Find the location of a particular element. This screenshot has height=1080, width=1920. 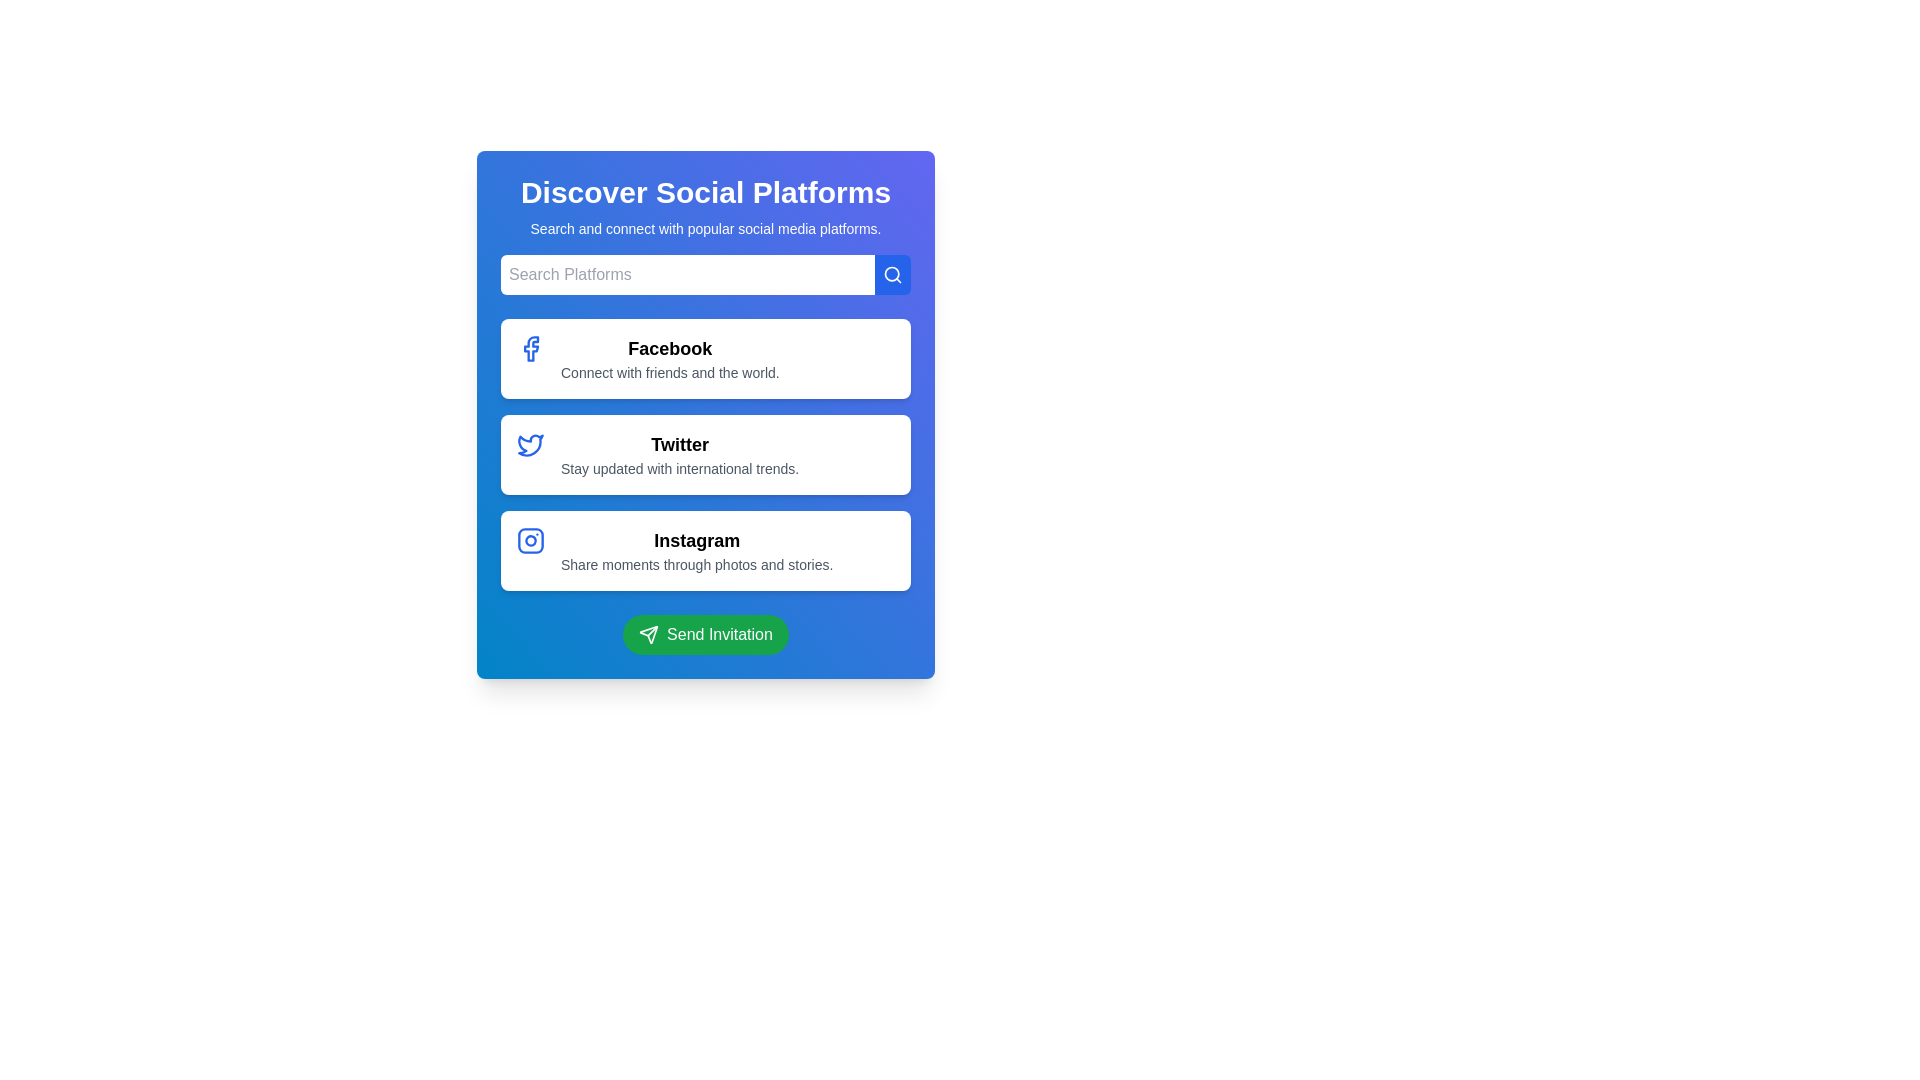

the Informational Card displaying 'Facebook' with a blue icon, which is the first card in a vertical stack of three cards is located at coordinates (705, 357).